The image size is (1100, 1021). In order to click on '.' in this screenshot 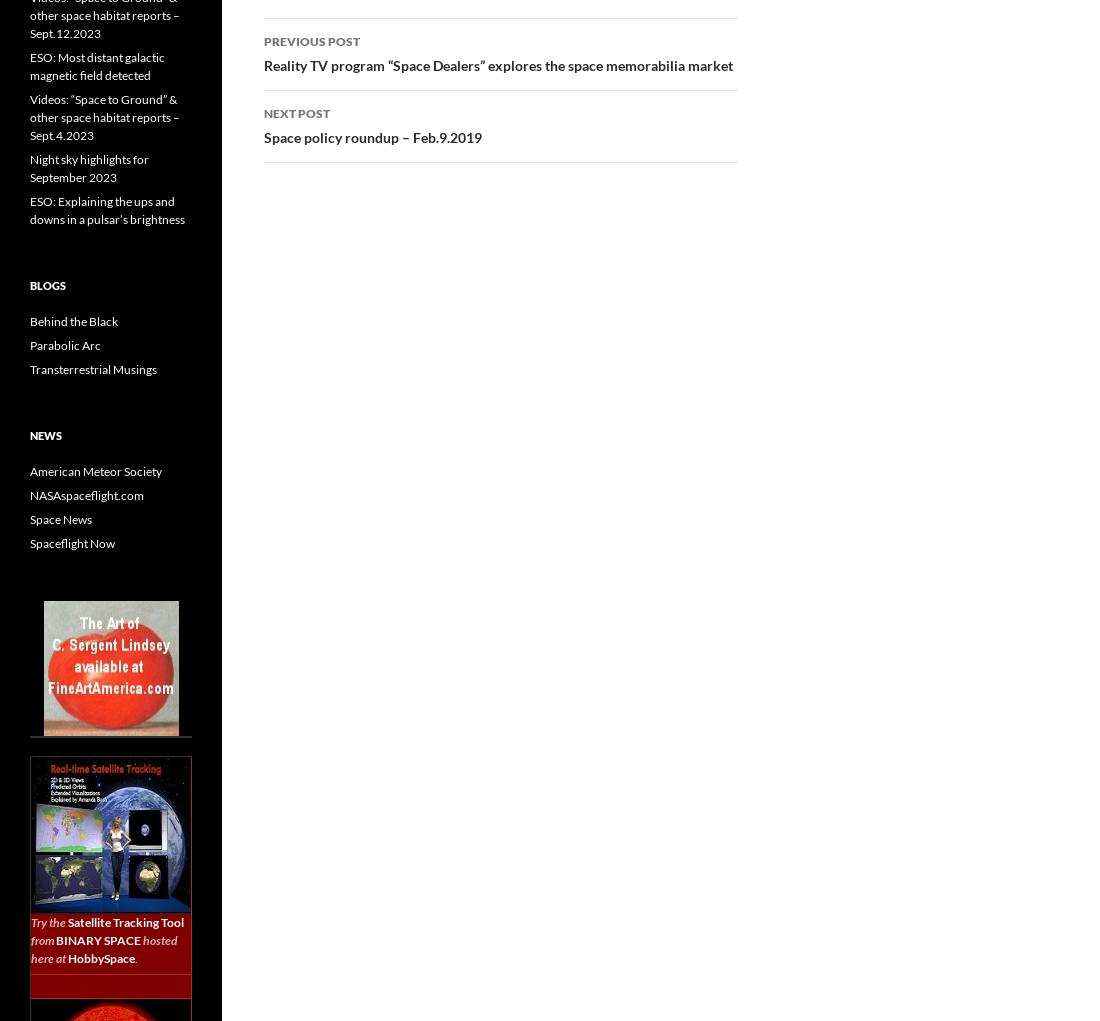, I will do `click(136, 957)`.